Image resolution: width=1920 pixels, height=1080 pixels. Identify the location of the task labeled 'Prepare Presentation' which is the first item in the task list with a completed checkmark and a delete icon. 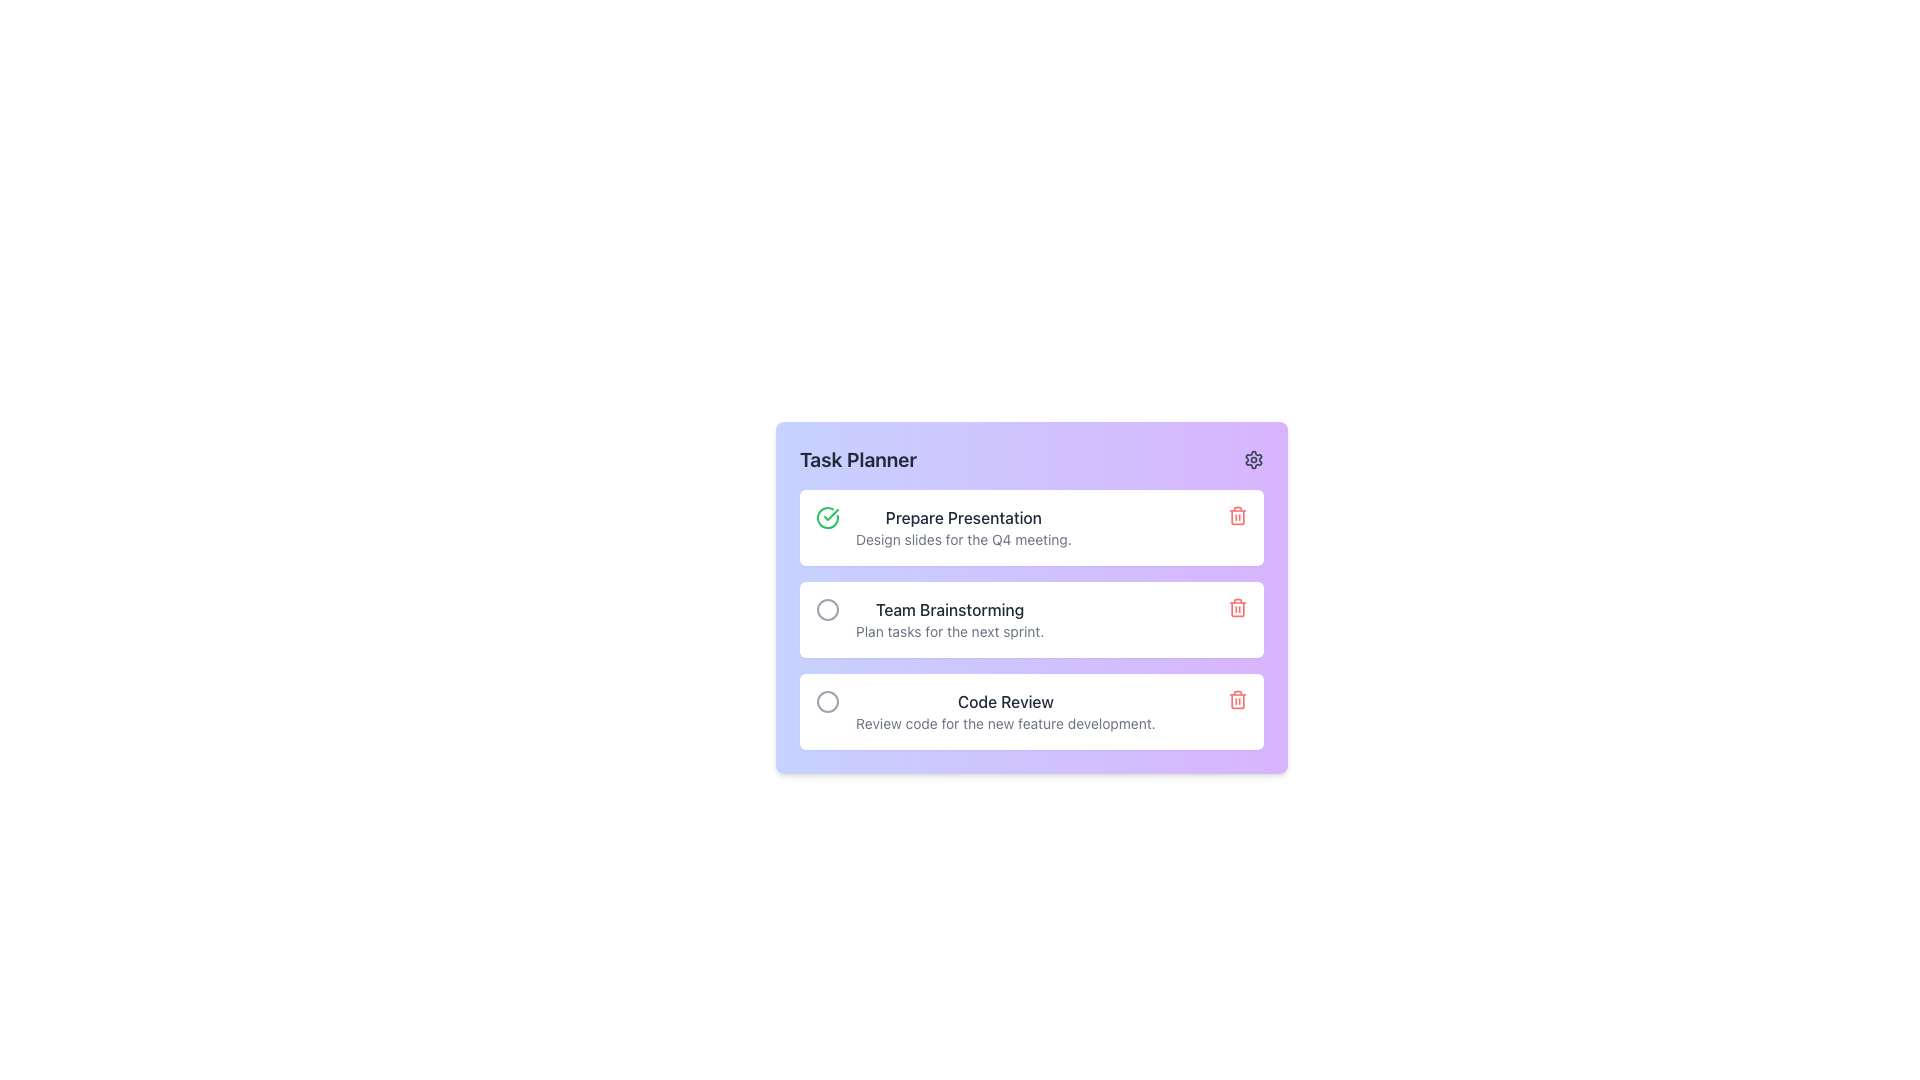
(963, 527).